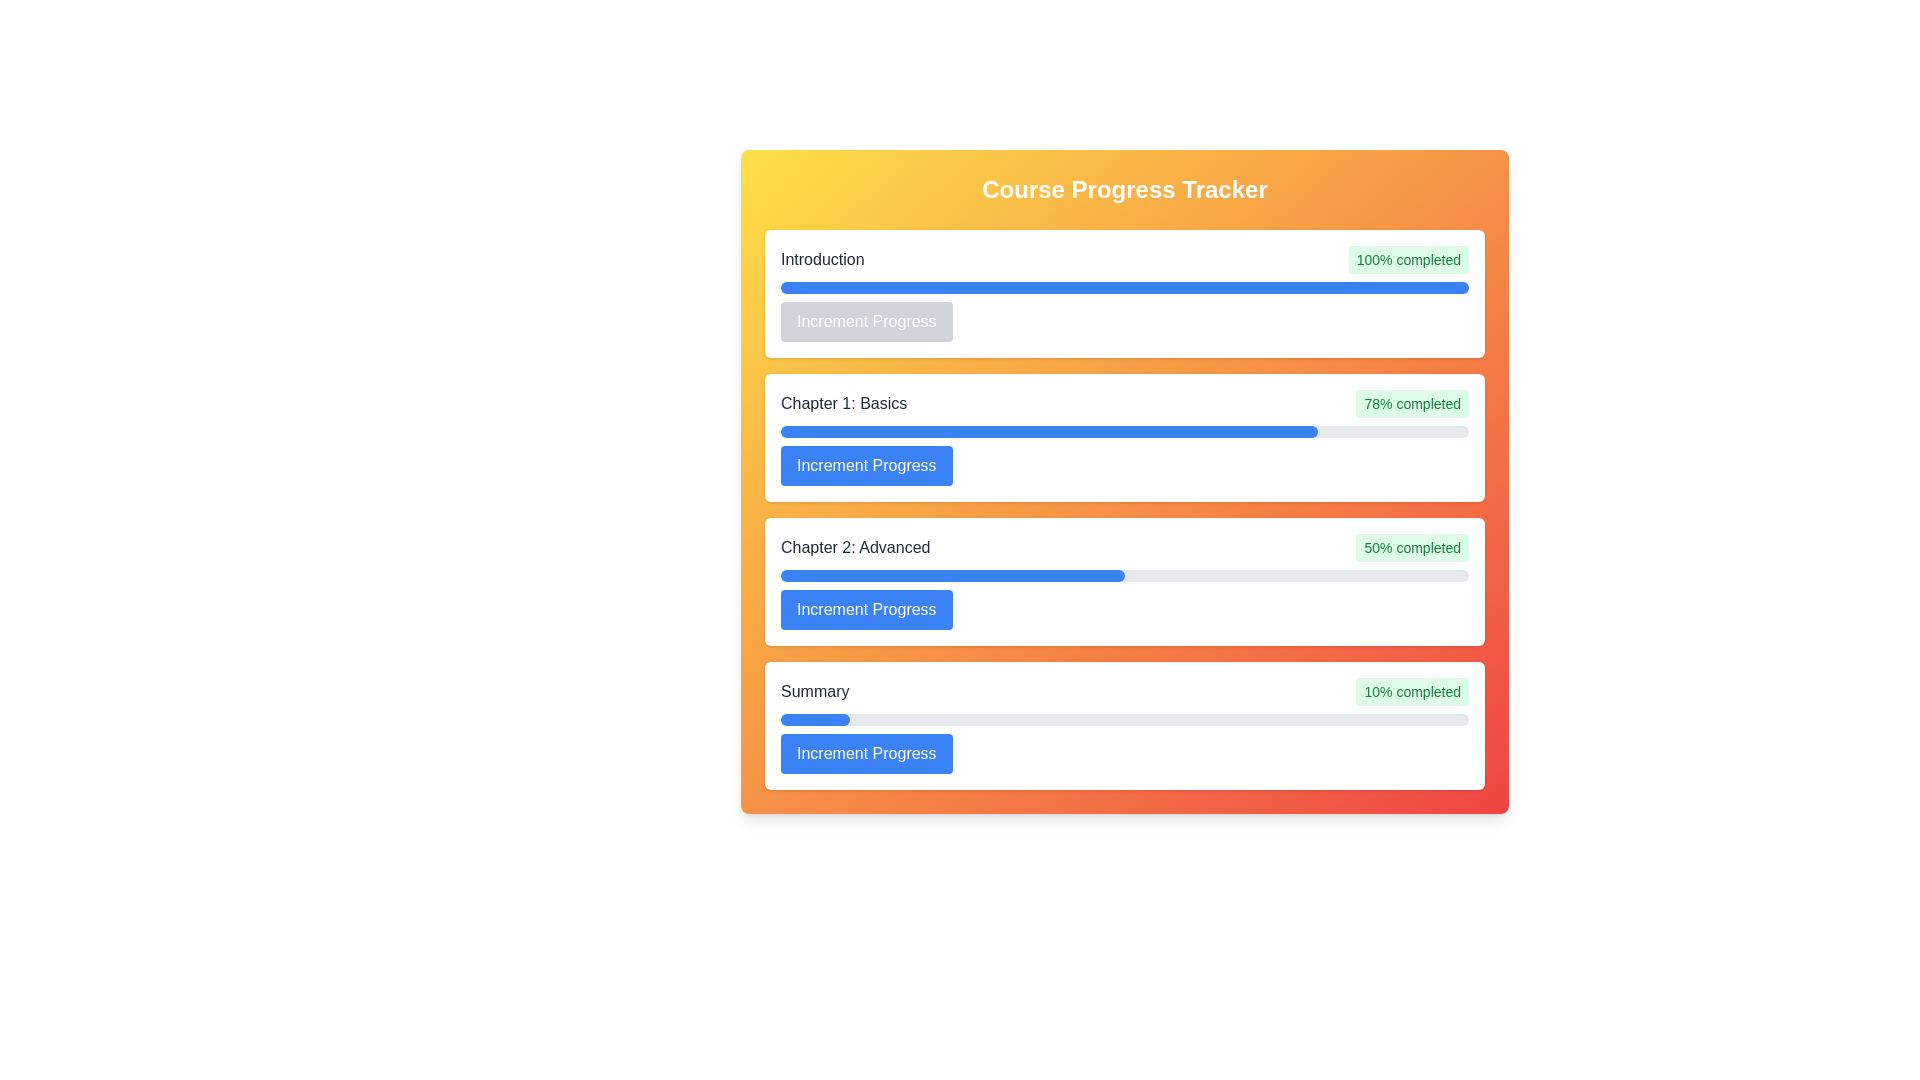  What do you see at coordinates (1124, 293) in the screenshot?
I see `the Progress Tracker Module located just below the 'Course Progress Tracker' header` at bounding box center [1124, 293].